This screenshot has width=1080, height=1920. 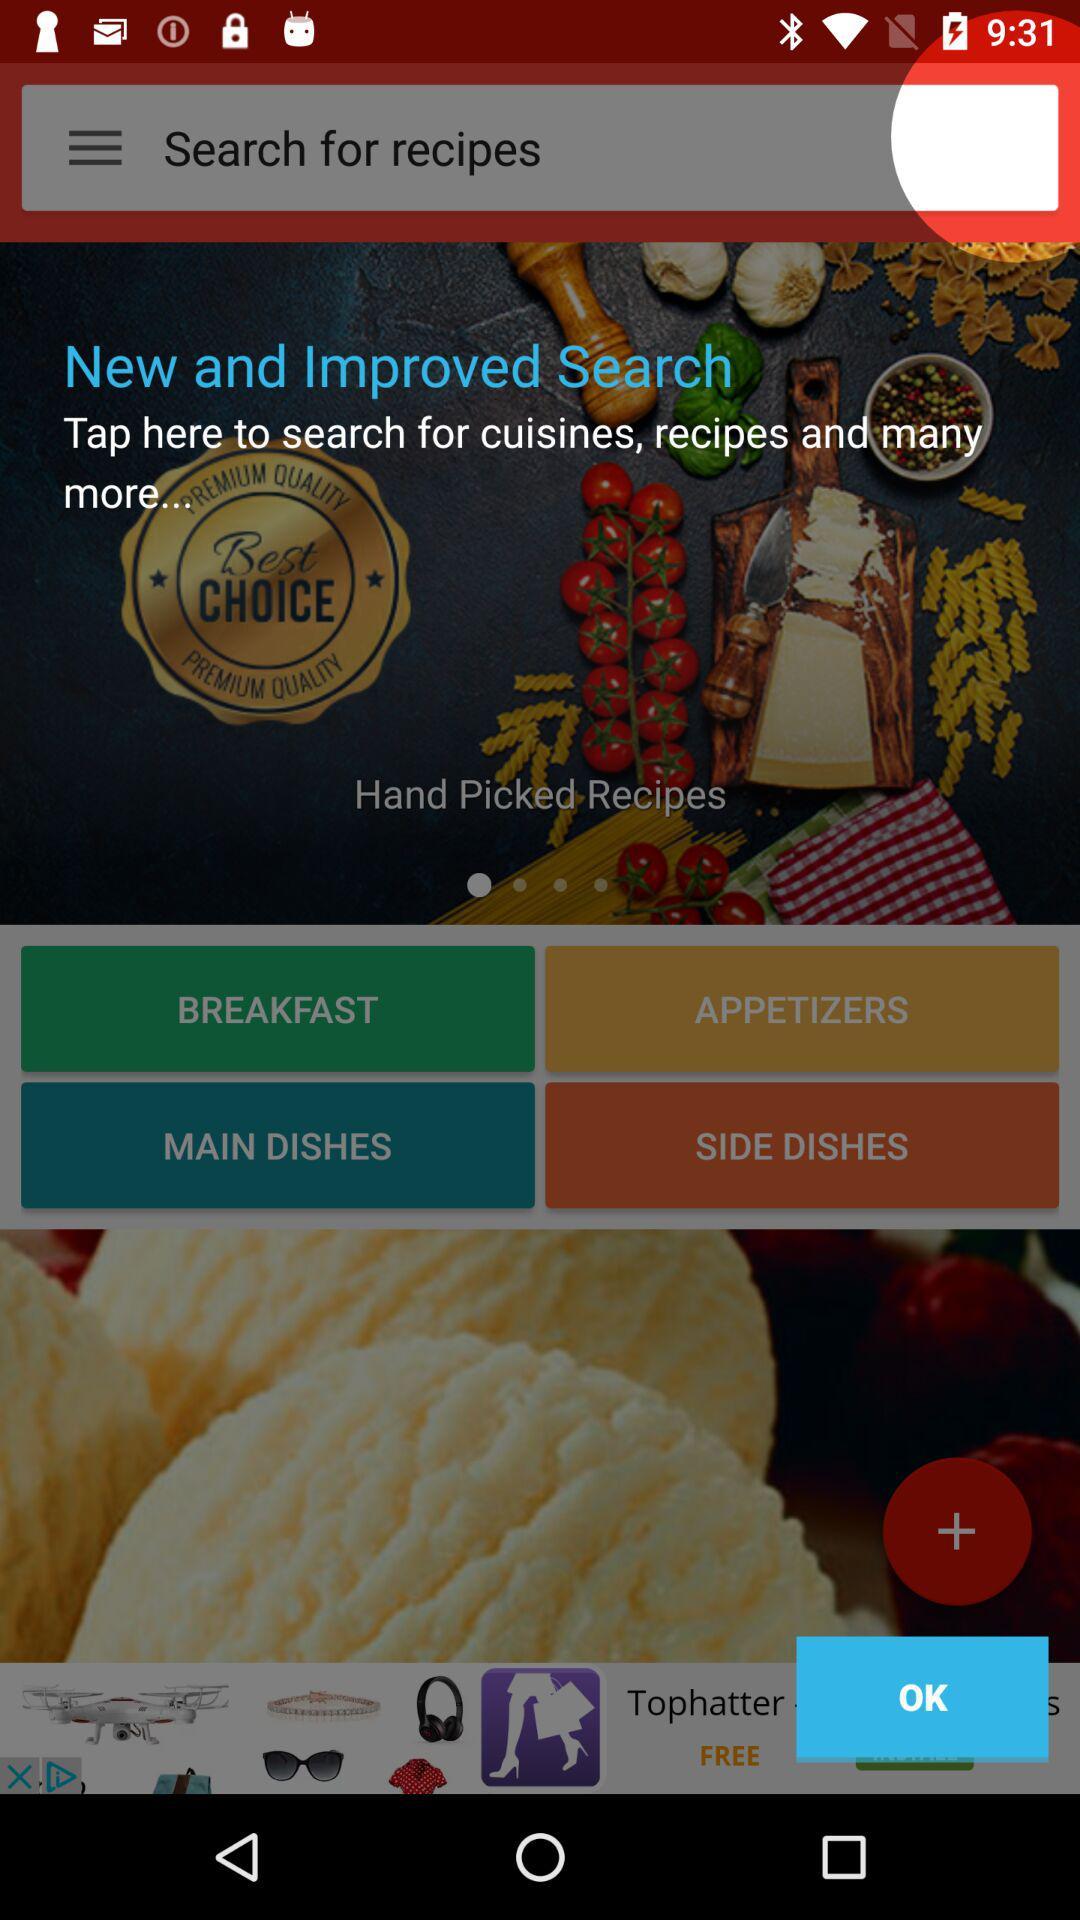 I want to click on click on advertisement, so click(x=540, y=1727).